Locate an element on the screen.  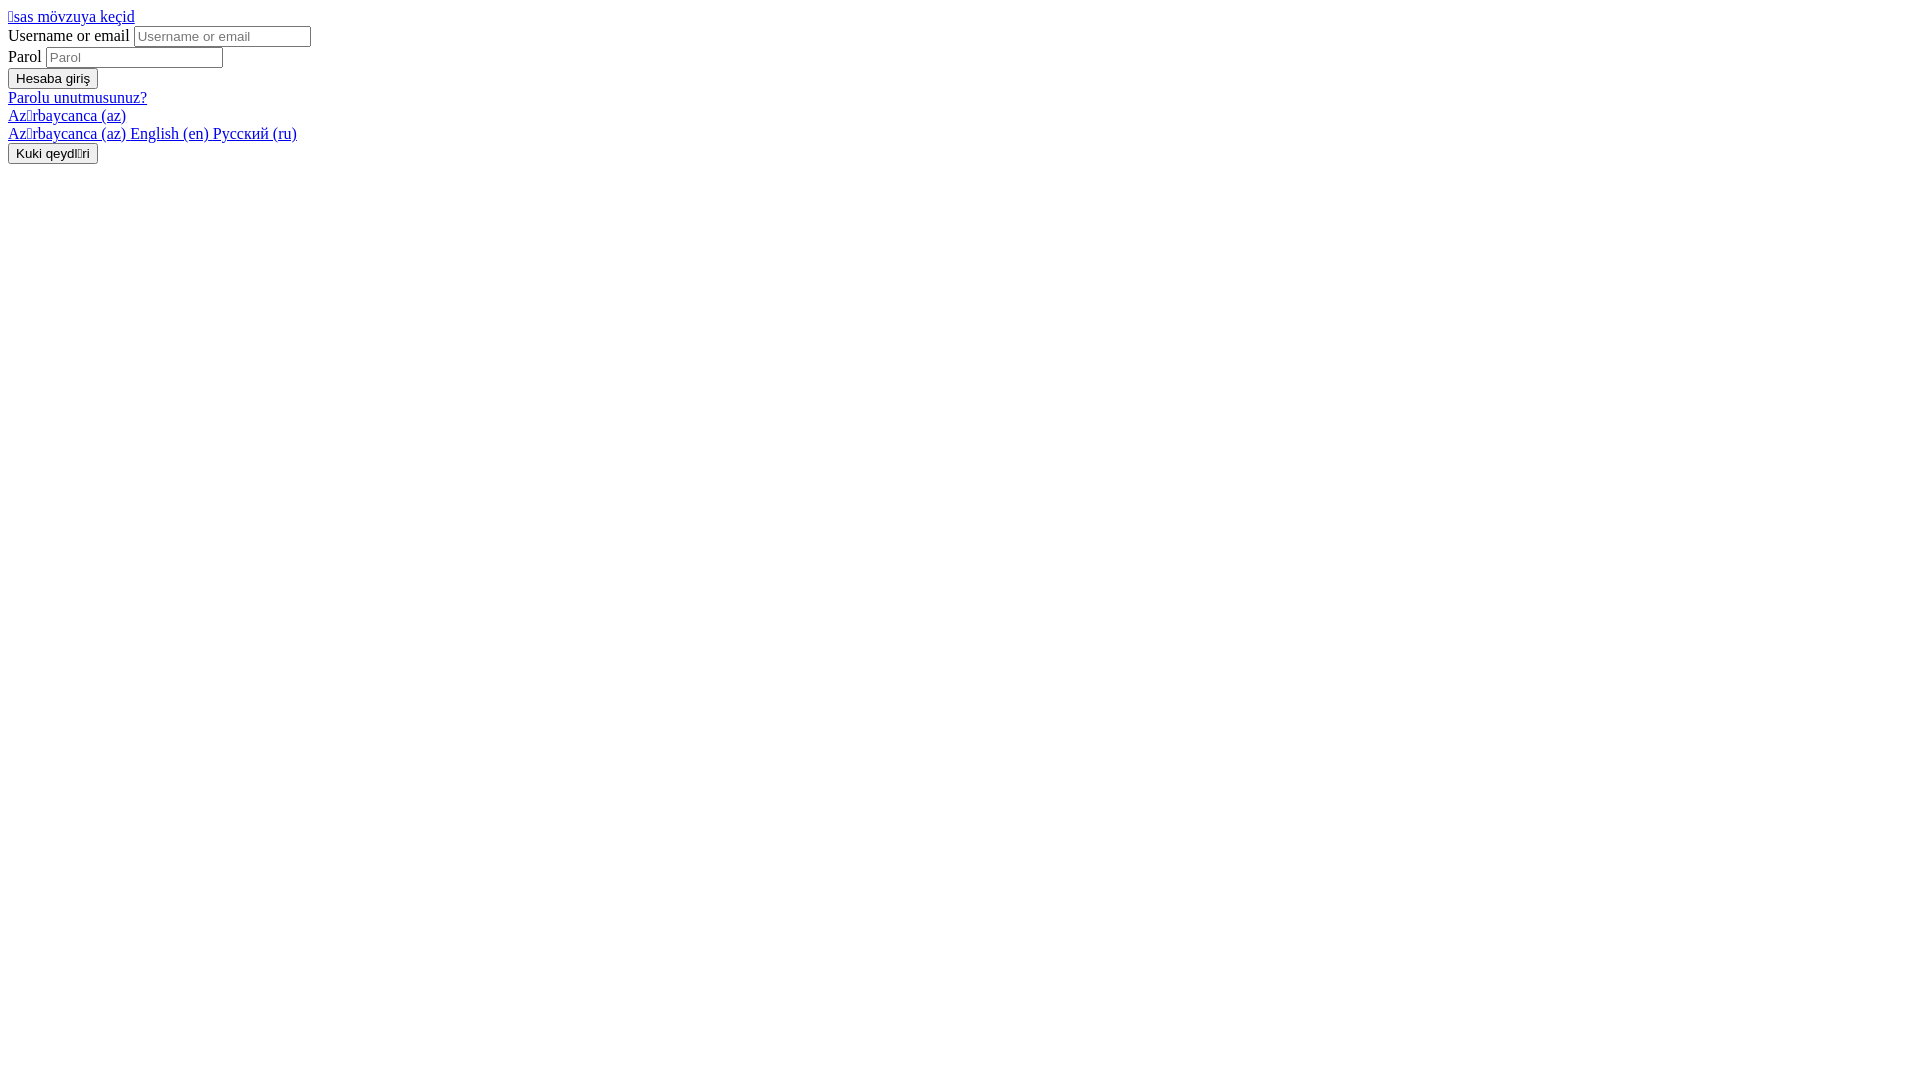
'English (en)' is located at coordinates (171, 133).